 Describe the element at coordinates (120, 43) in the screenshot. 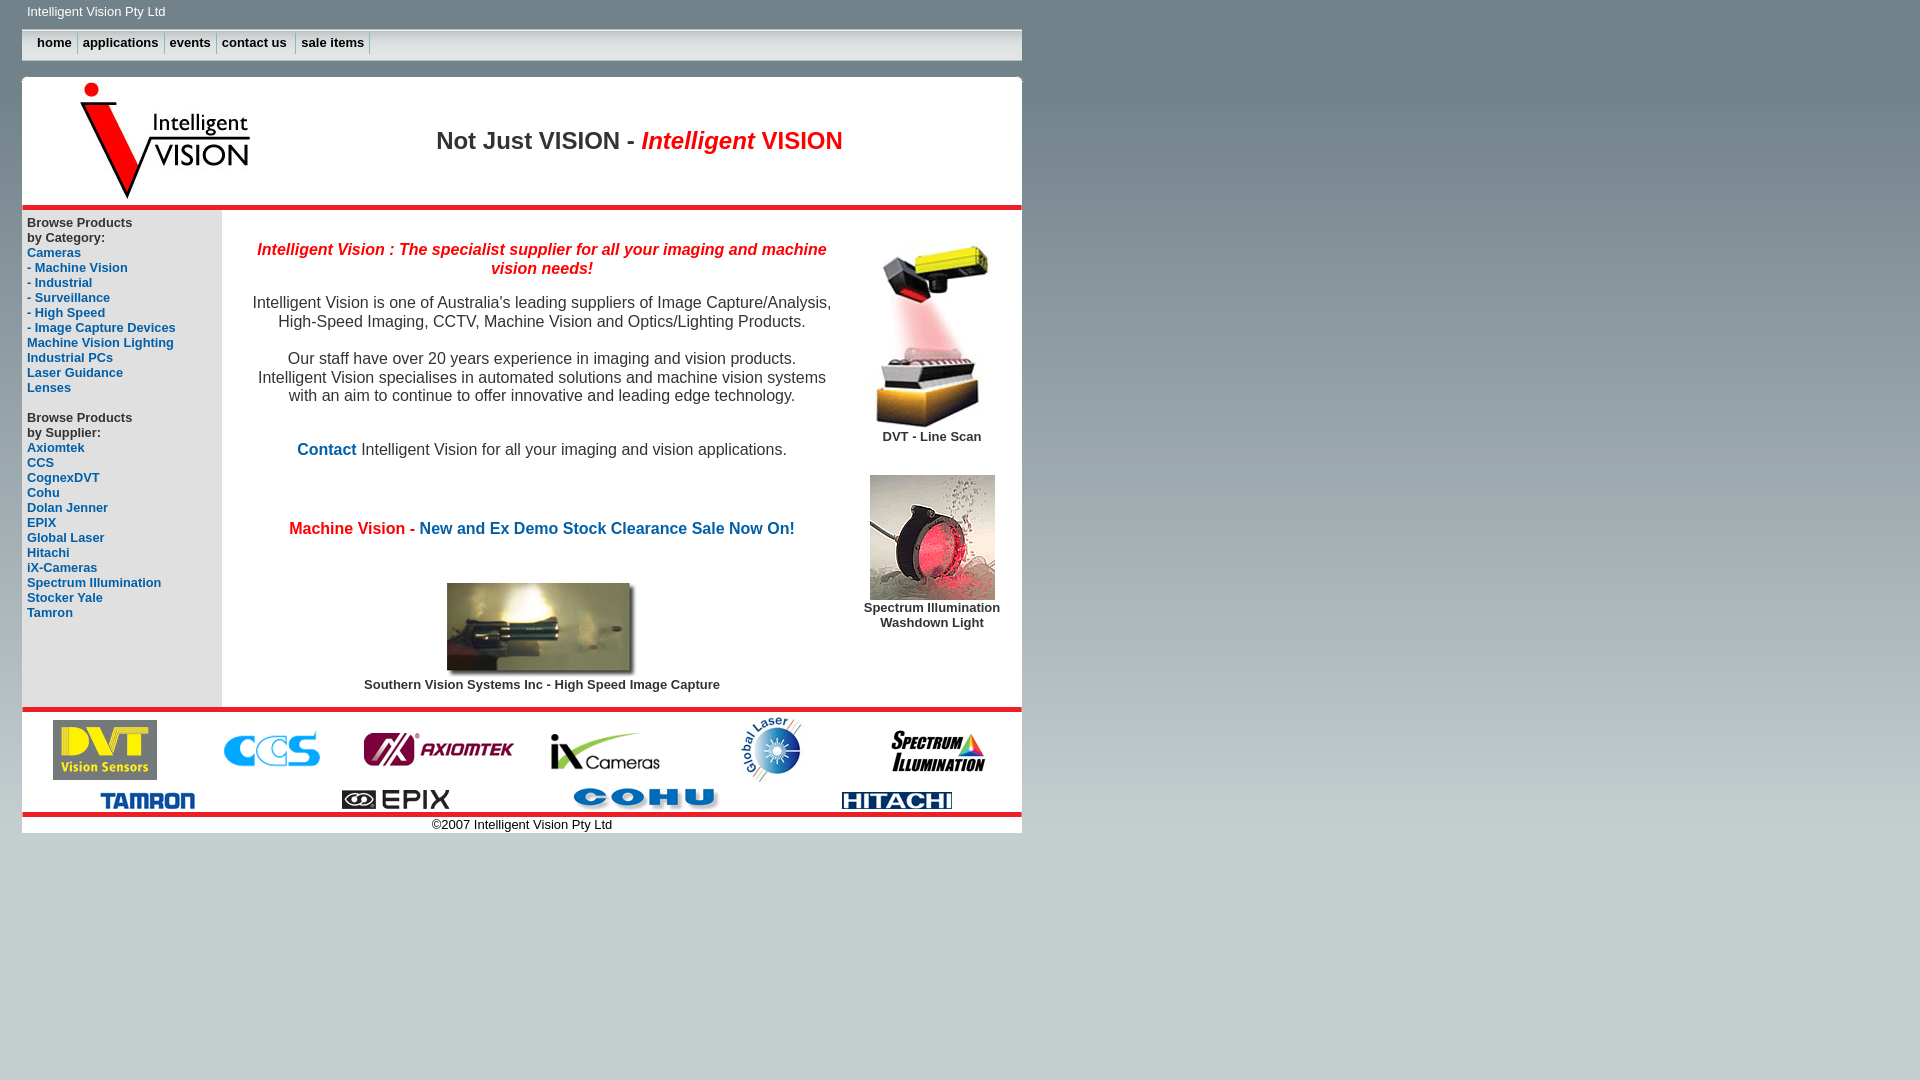

I see `'applications'` at that location.